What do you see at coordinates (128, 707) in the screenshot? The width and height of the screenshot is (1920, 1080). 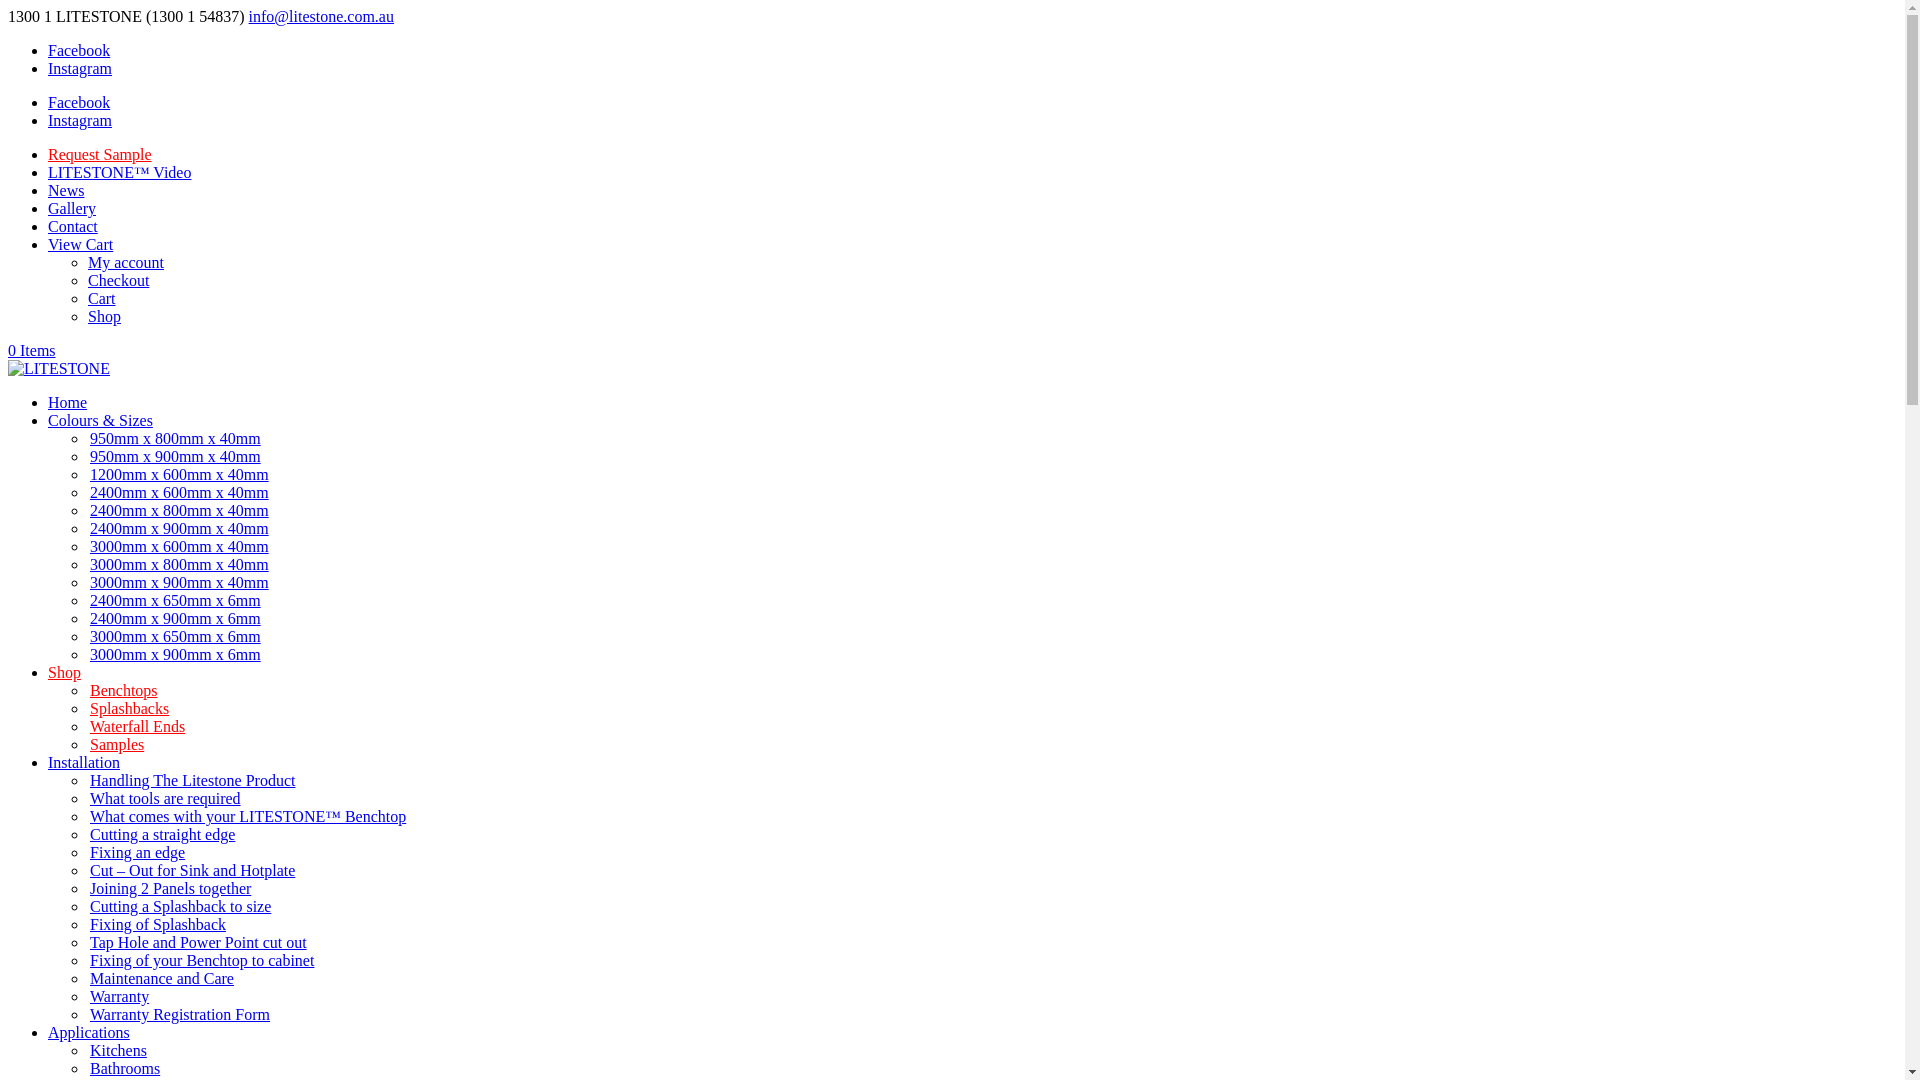 I see `'Splashbacks'` at bounding box center [128, 707].